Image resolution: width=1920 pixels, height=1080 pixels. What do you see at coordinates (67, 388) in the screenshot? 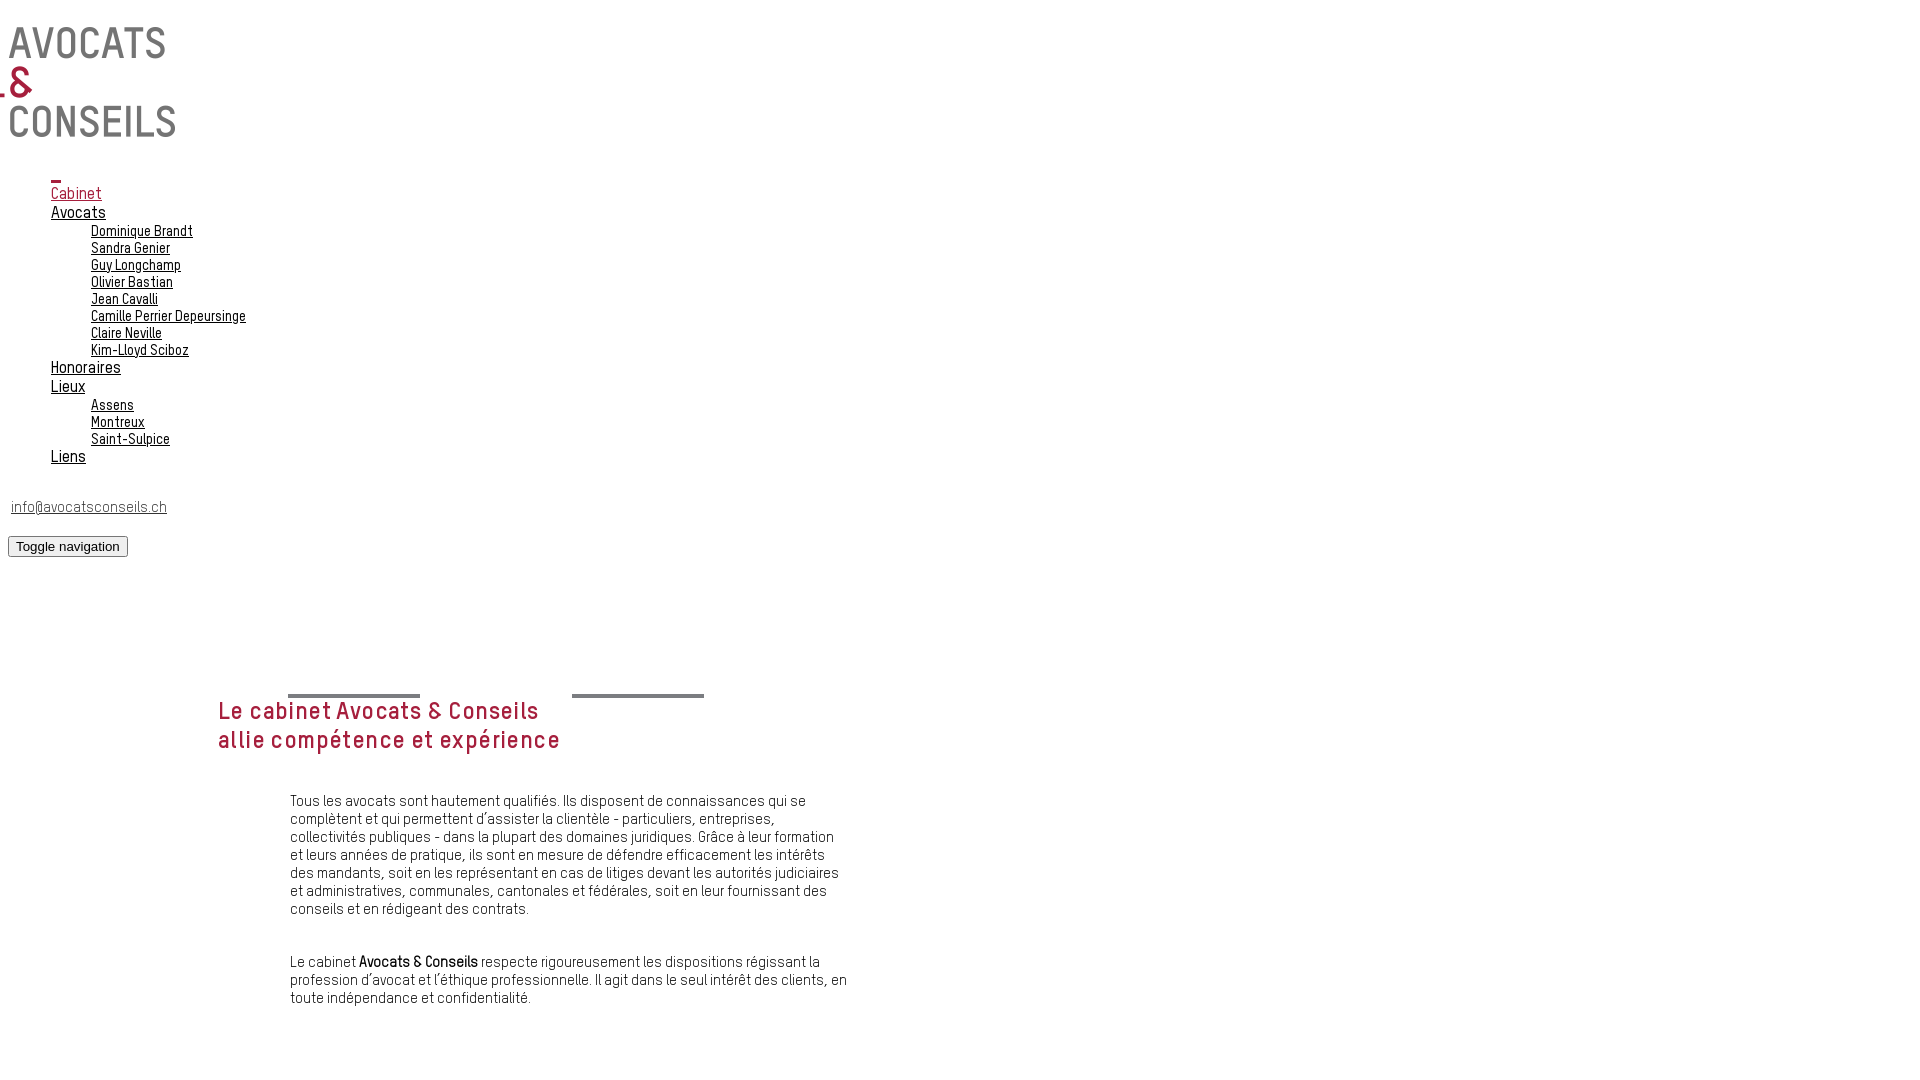
I see `'Lieux'` at bounding box center [67, 388].